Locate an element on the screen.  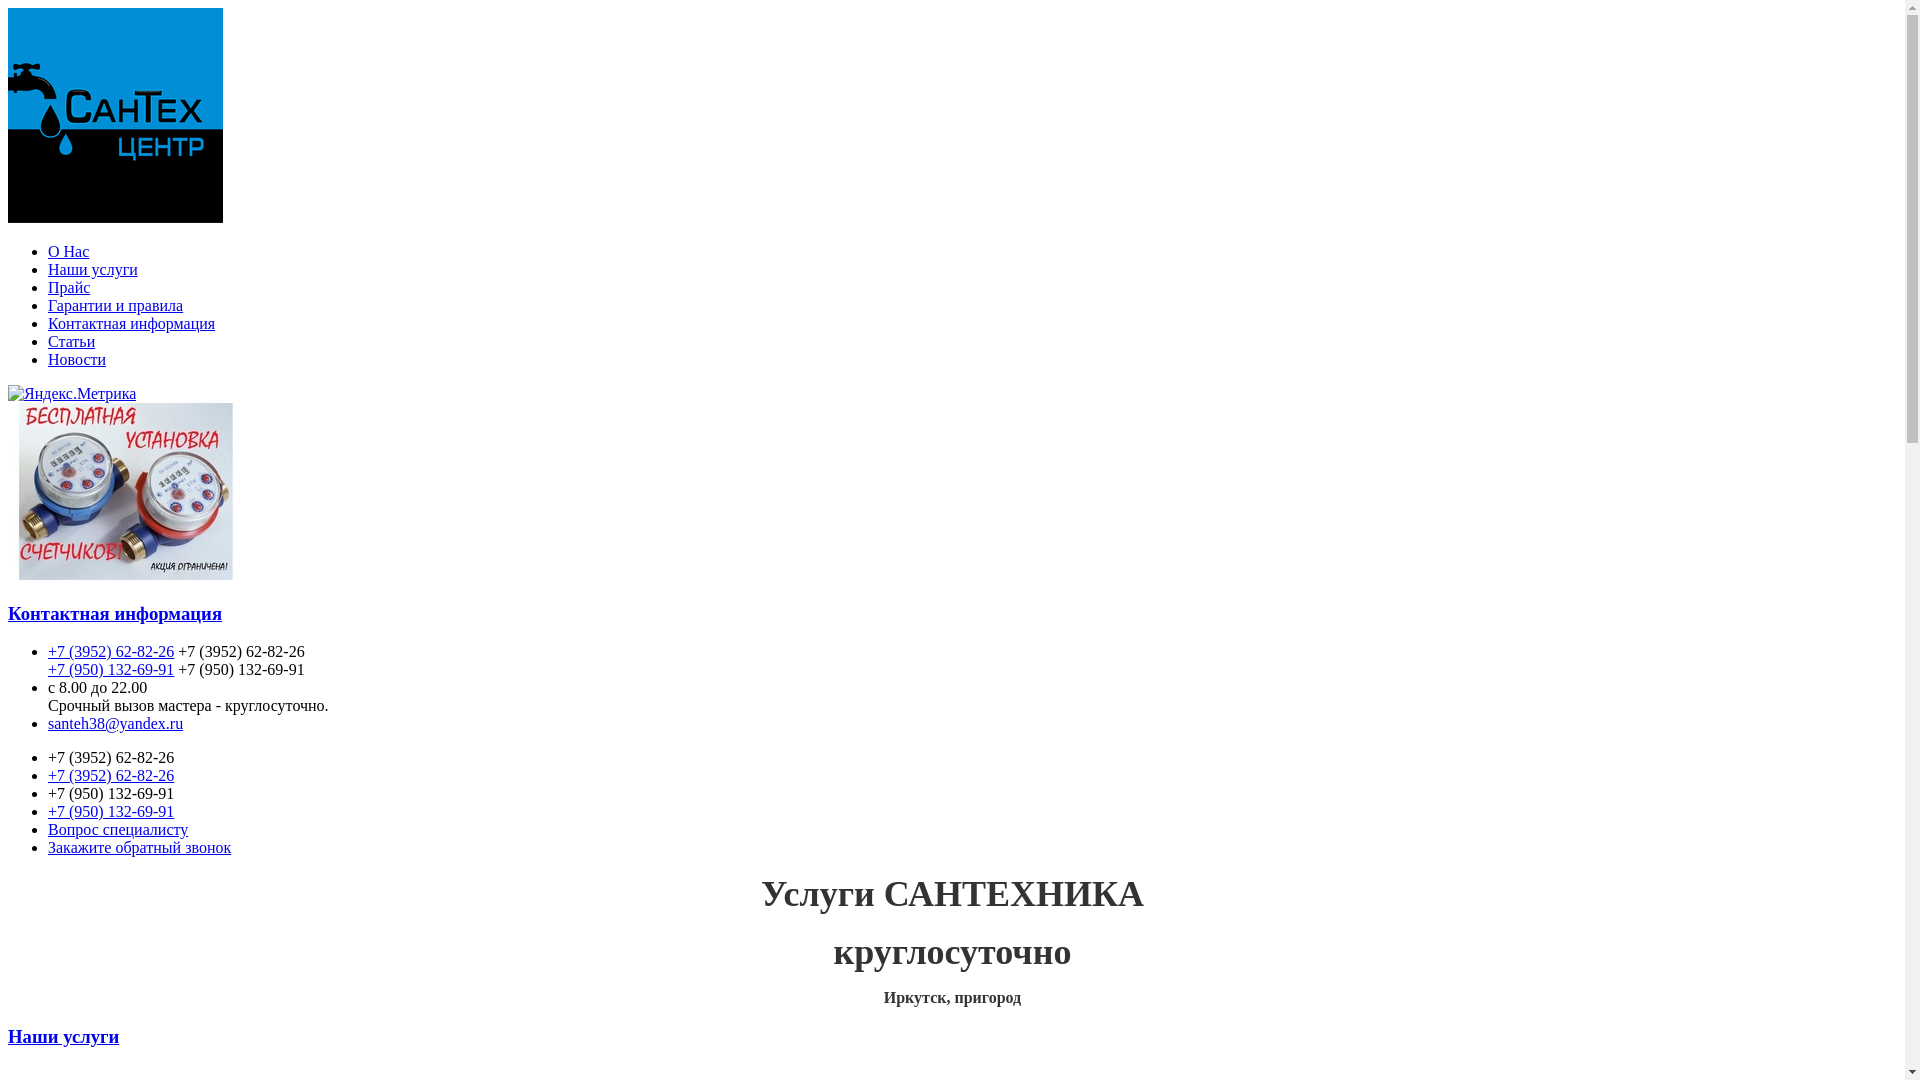
'santeh38@yandex.ru' is located at coordinates (114, 723).